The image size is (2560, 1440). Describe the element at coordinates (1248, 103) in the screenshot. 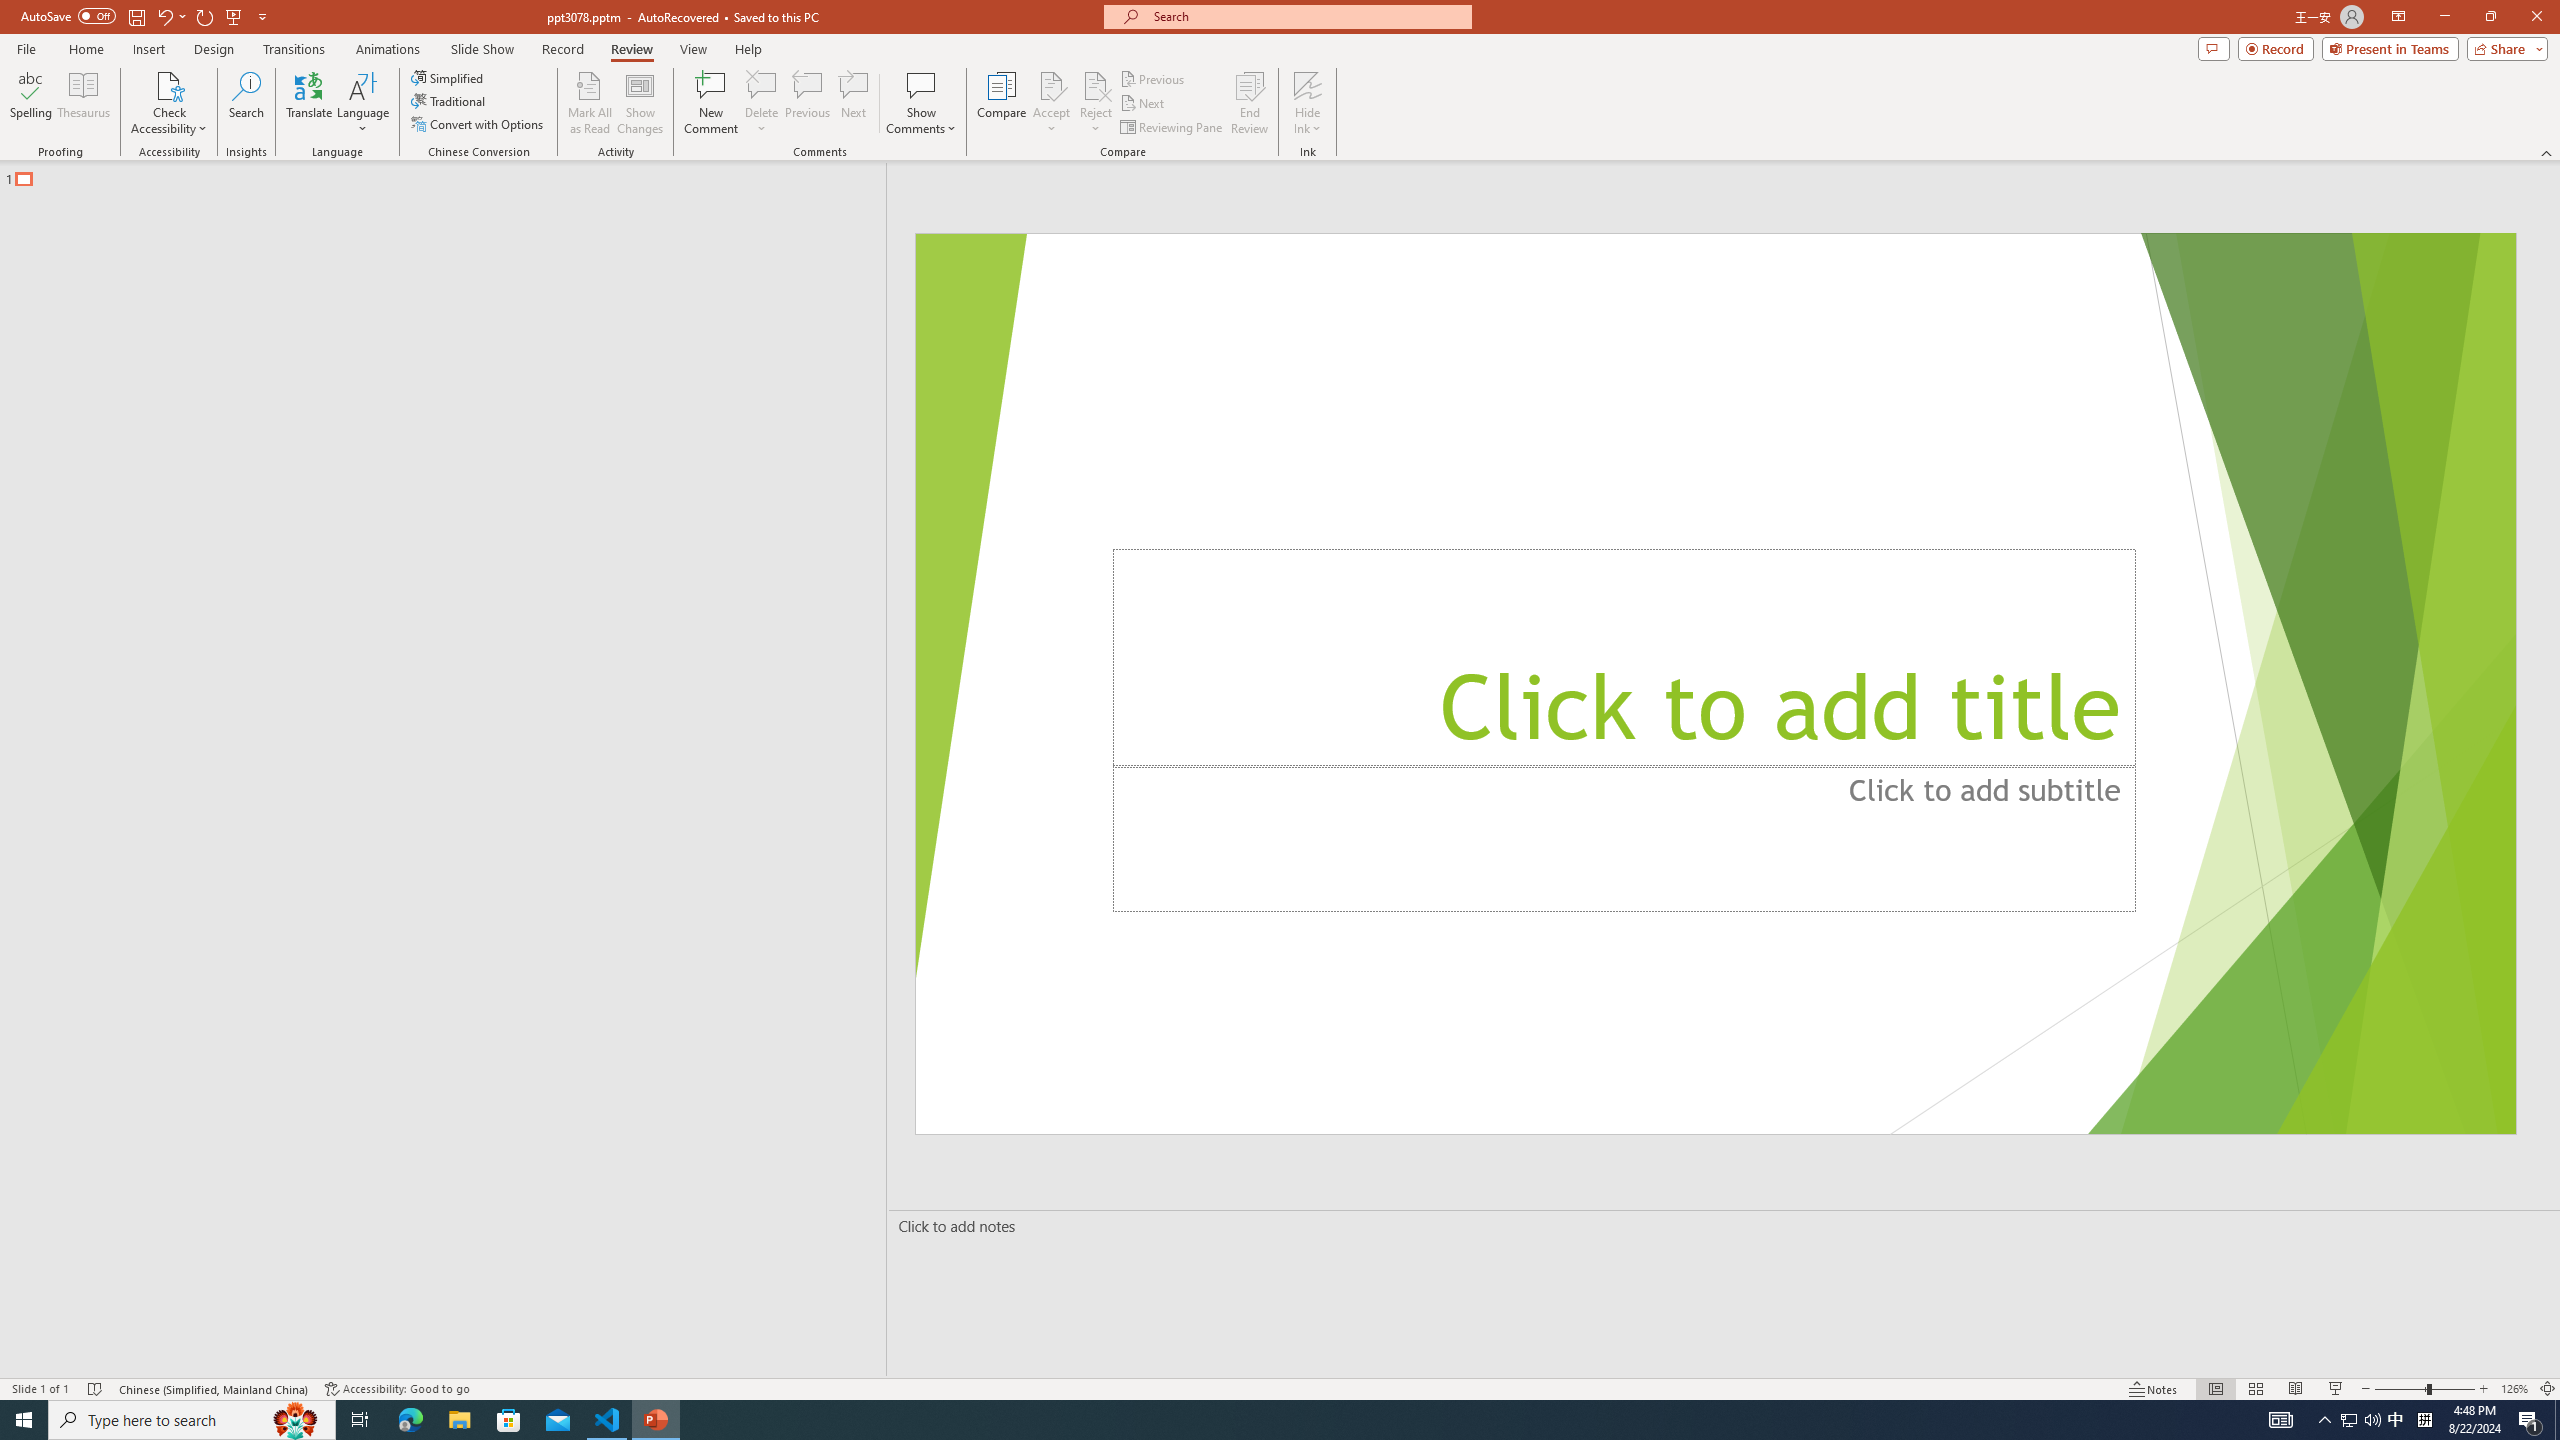

I see `'End Review'` at that location.